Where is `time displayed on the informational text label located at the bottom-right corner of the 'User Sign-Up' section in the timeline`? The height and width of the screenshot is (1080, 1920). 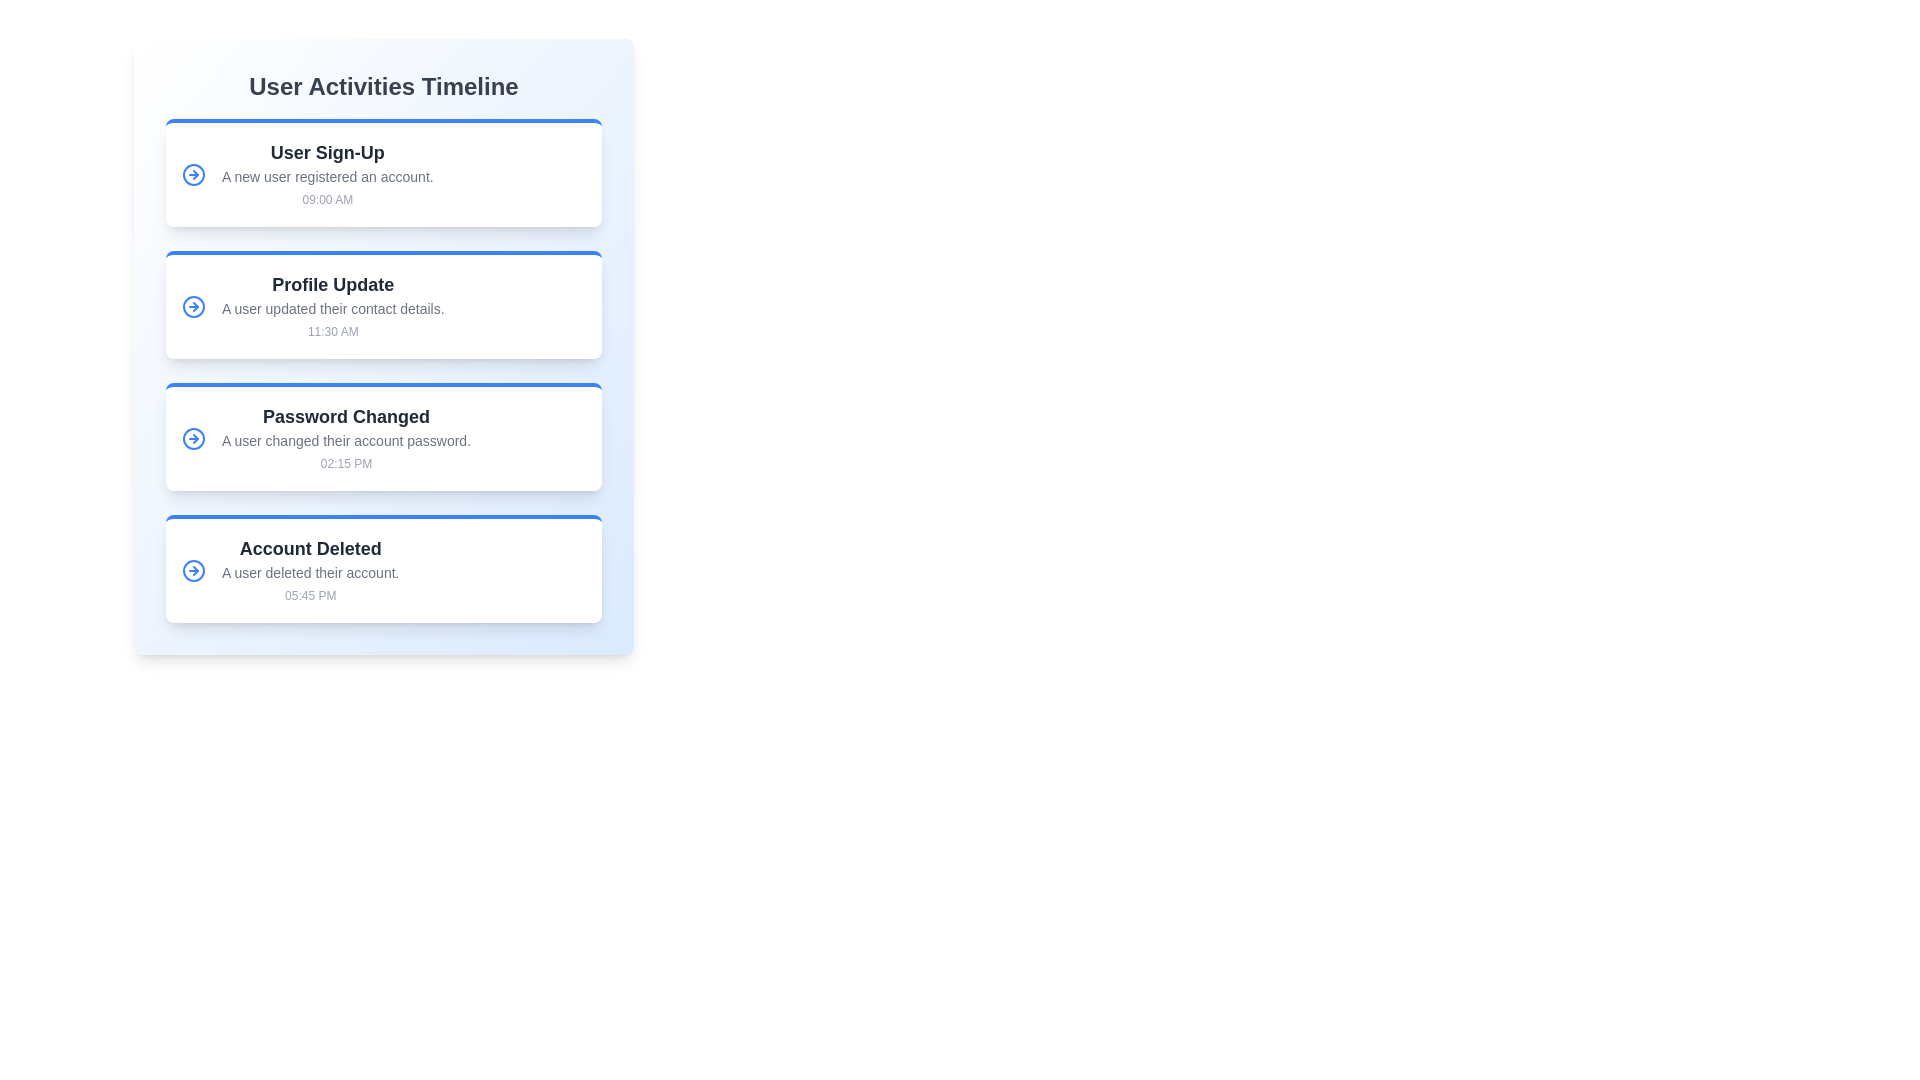
time displayed on the informational text label located at the bottom-right corner of the 'User Sign-Up' section in the timeline is located at coordinates (327, 200).